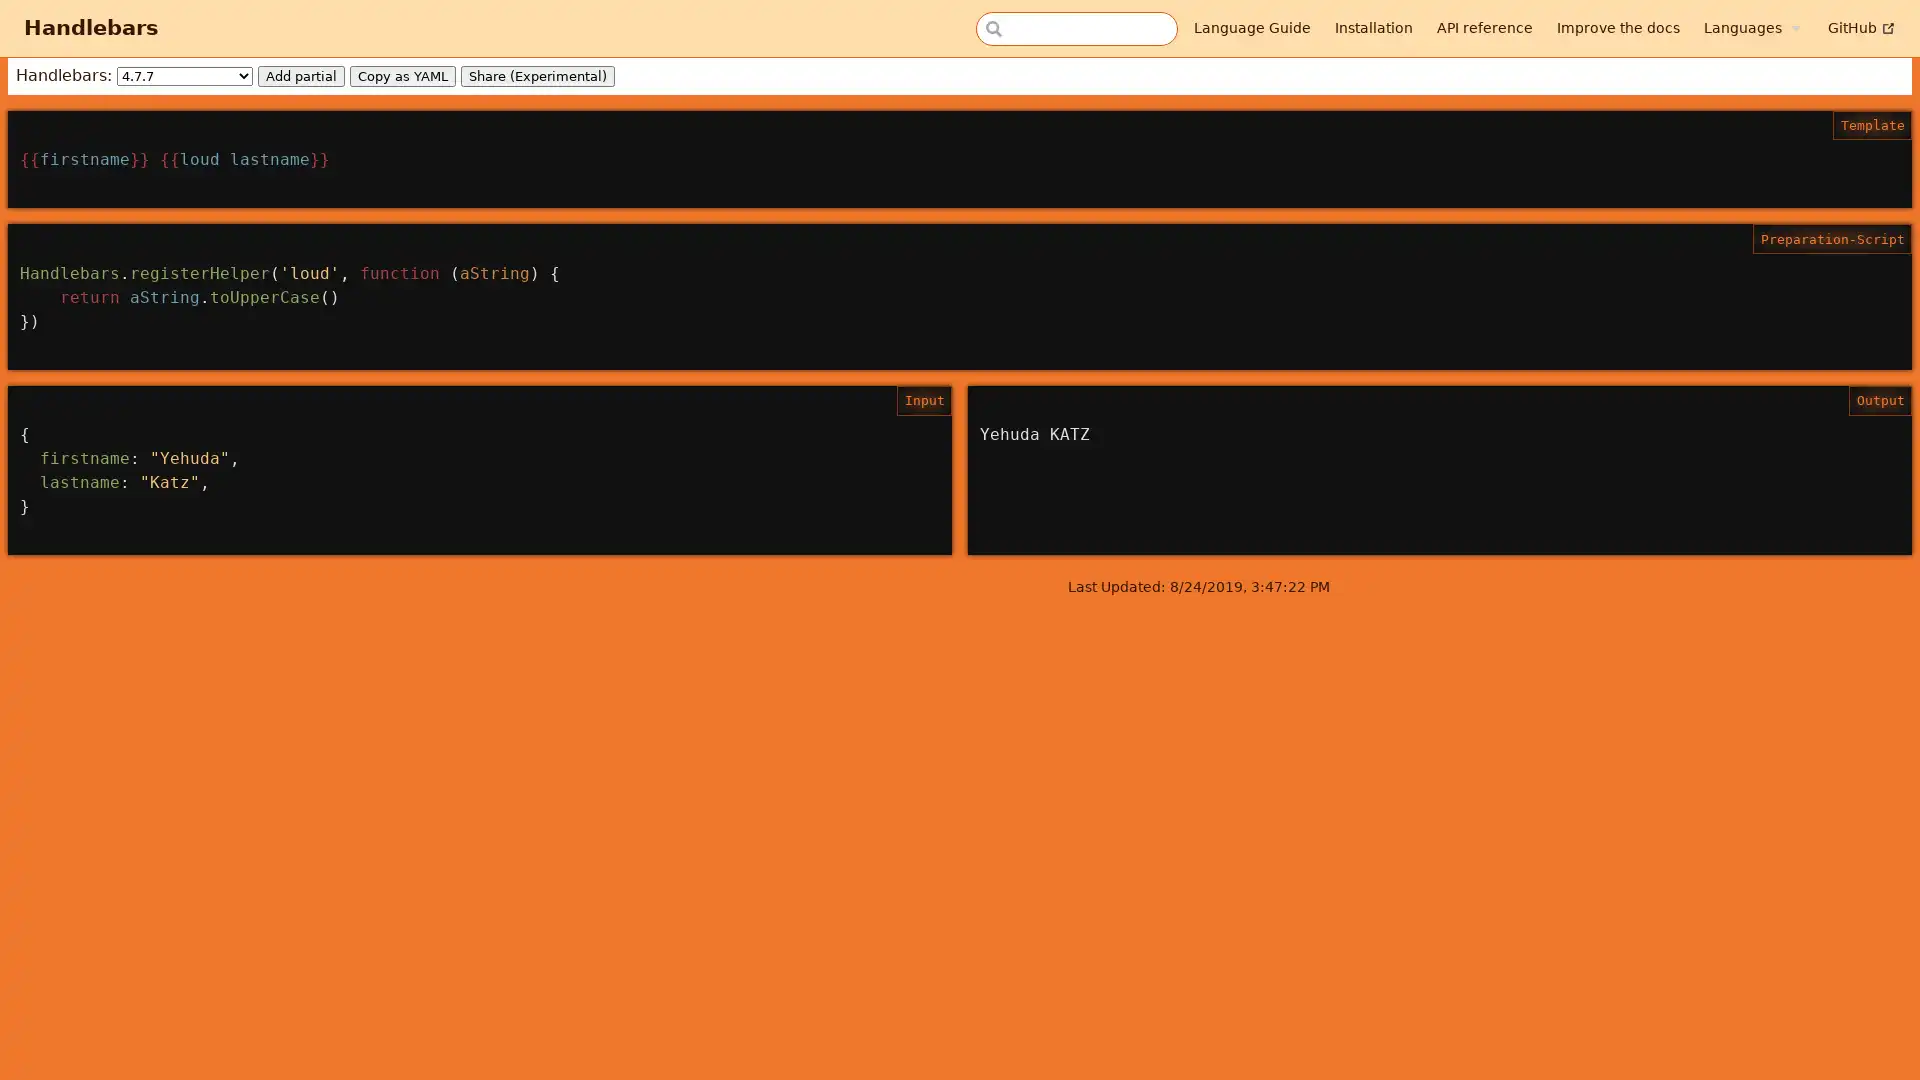 Image resolution: width=1920 pixels, height=1080 pixels. Describe the element at coordinates (1750, 27) in the screenshot. I see `Languages` at that location.